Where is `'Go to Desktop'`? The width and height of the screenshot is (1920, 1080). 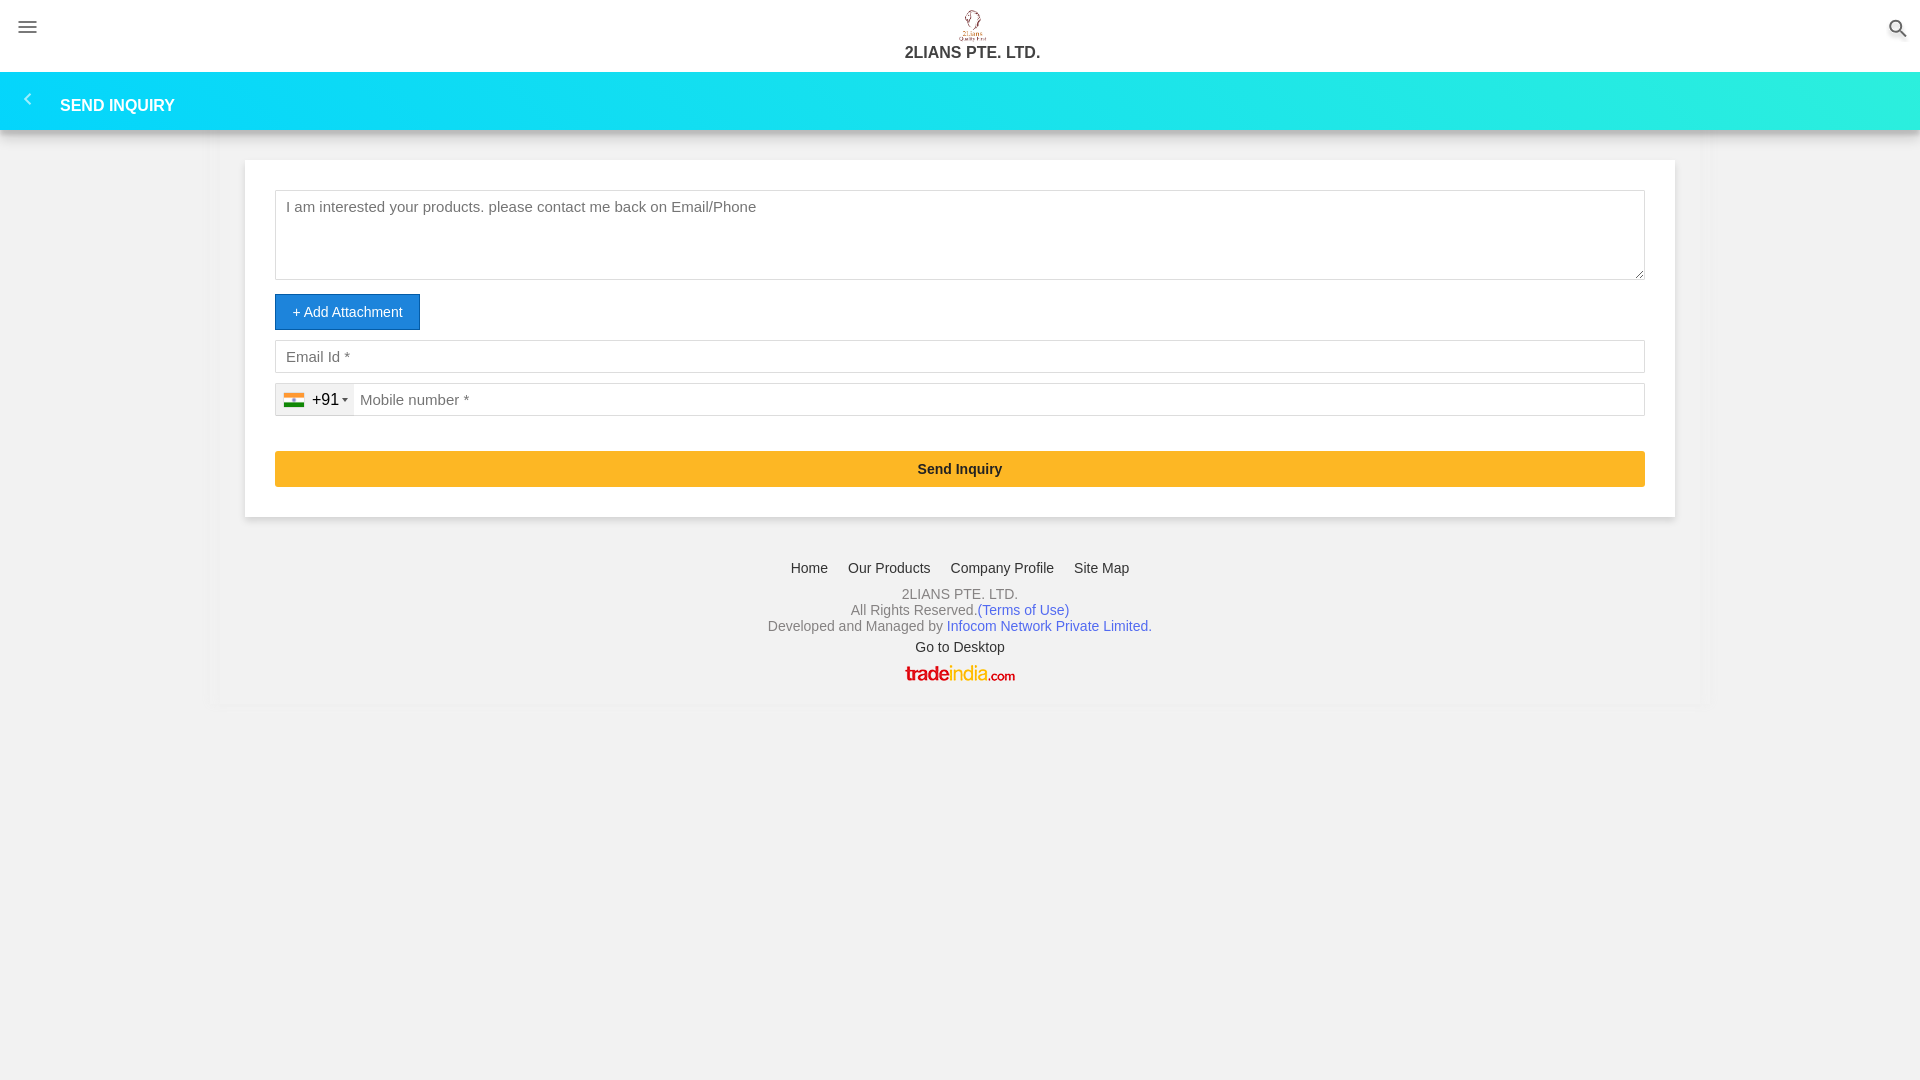
'Go to Desktop' is located at coordinates (960, 647).